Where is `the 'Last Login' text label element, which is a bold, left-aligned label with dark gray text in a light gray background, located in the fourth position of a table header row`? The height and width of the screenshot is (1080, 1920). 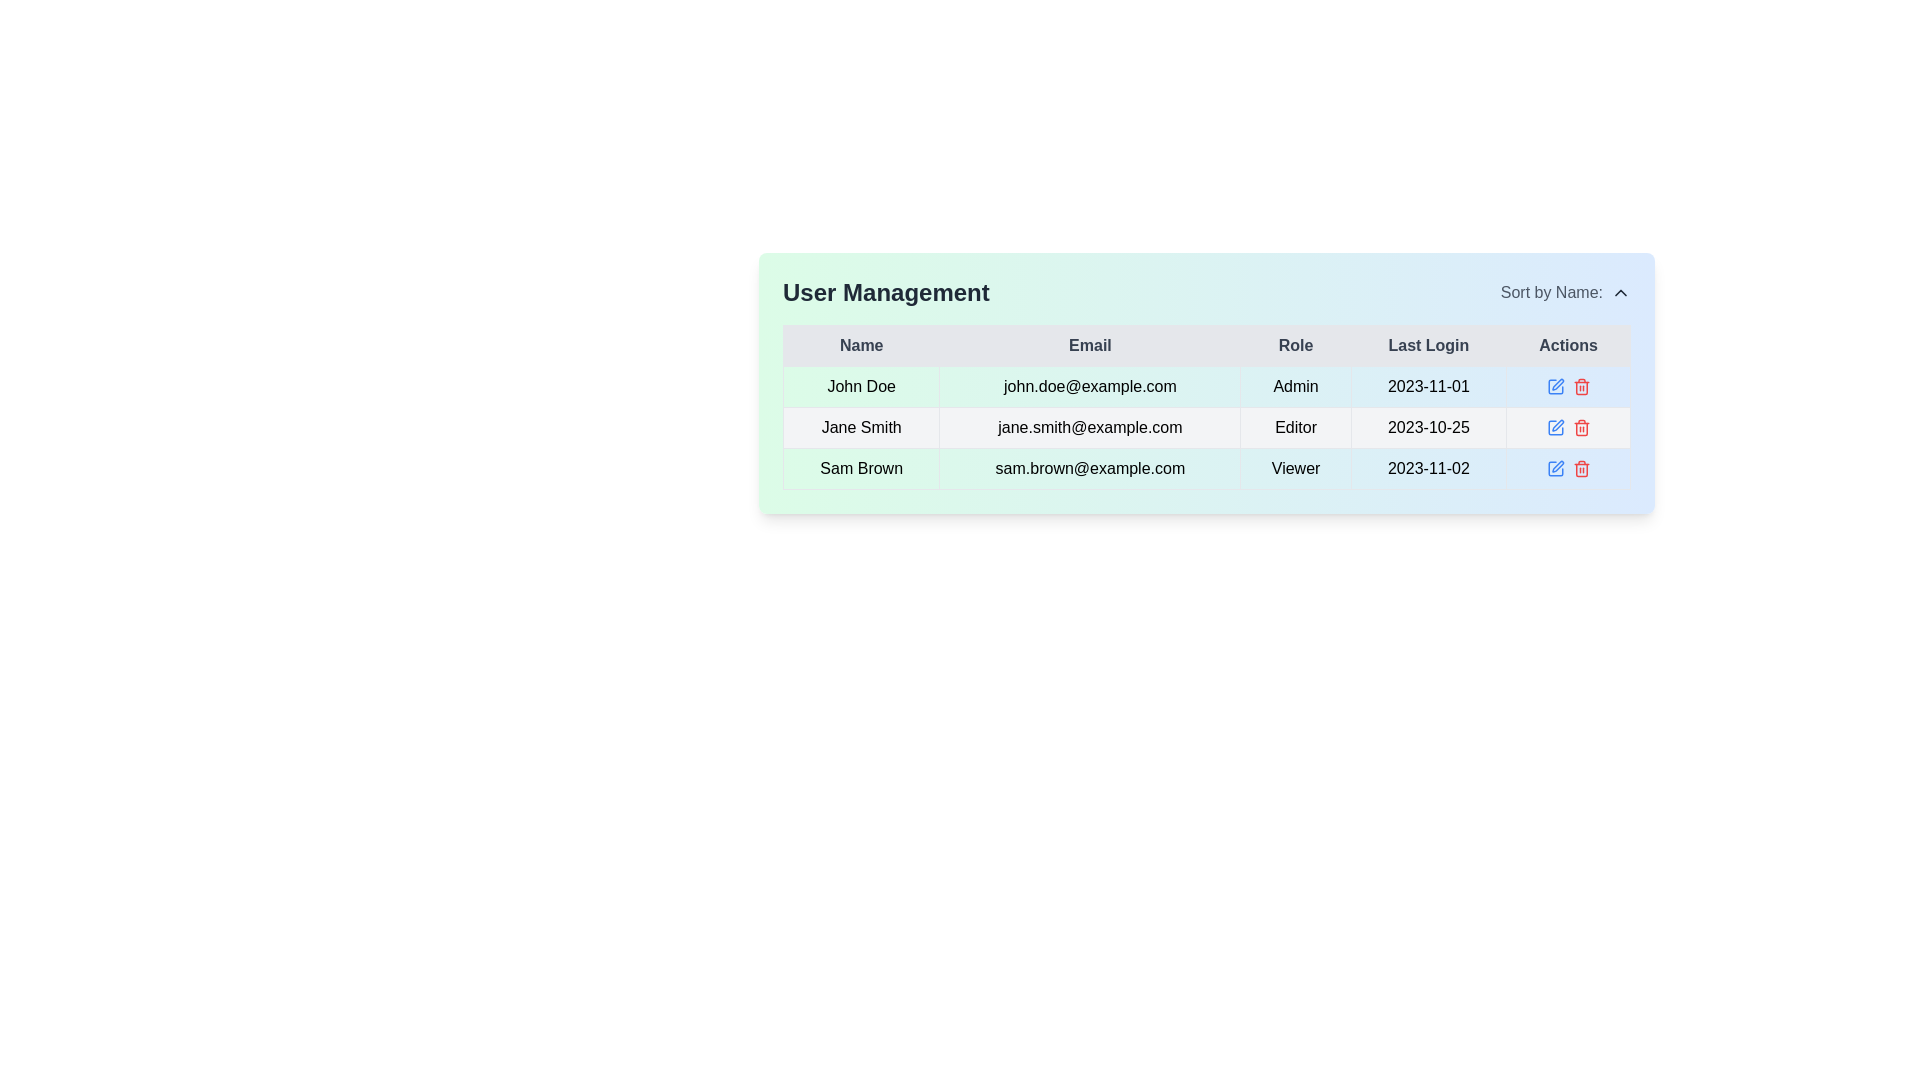
the 'Last Login' text label element, which is a bold, left-aligned label with dark gray text in a light gray background, located in the fourth position of a table header row is located at coordinates (1427, 345).